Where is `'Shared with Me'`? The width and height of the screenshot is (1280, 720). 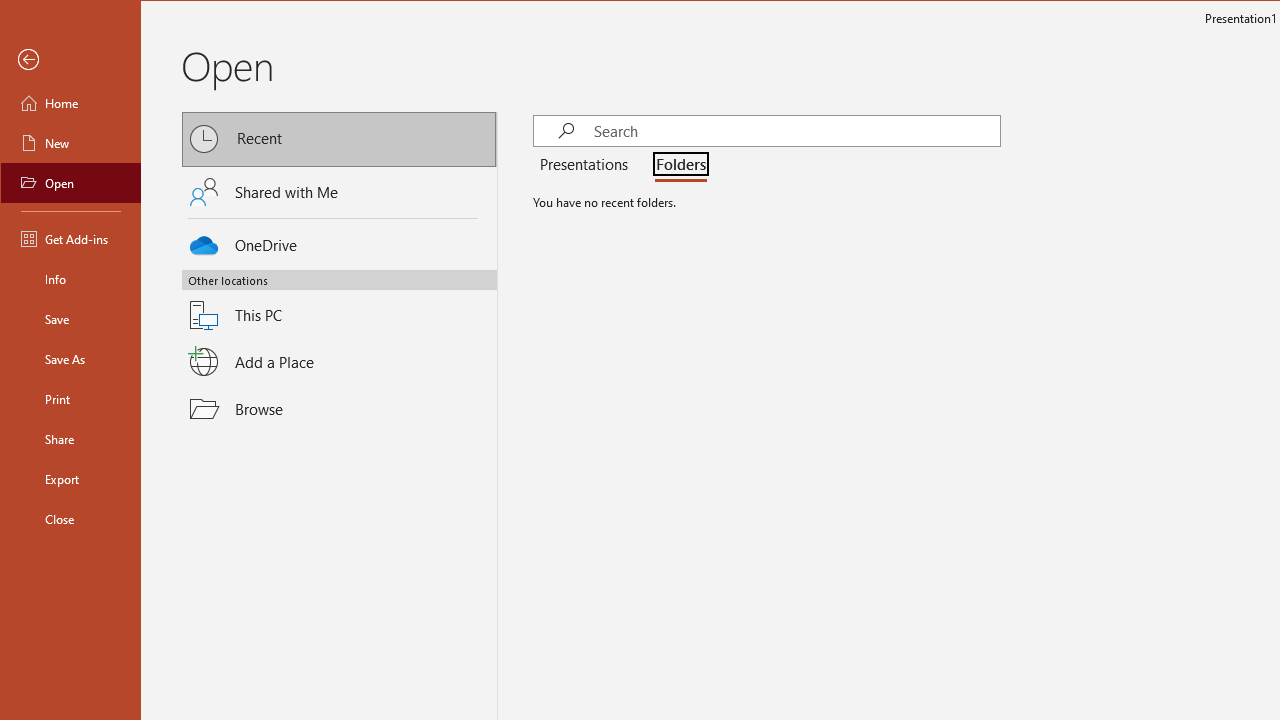 'Shared with Me' is located at coordinates (339, 191).